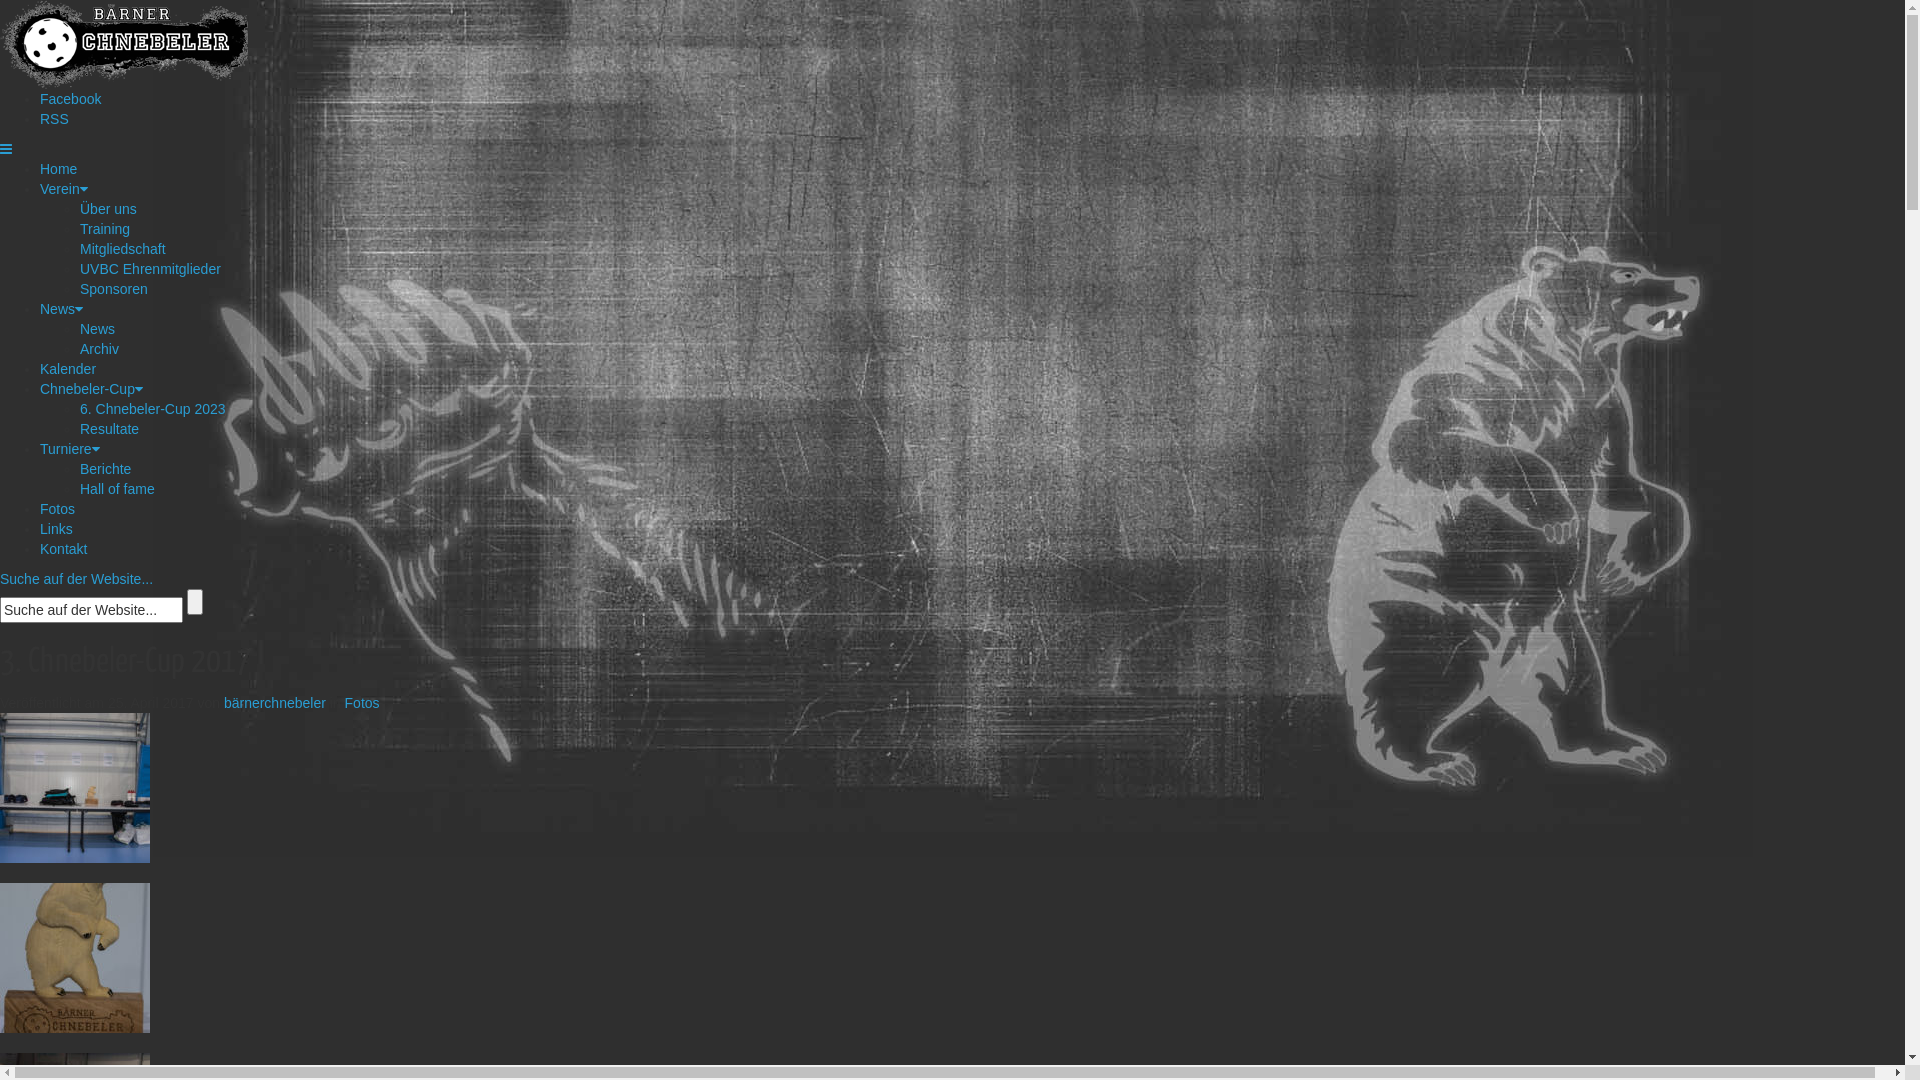  Describe the element at coordinates (80, 347) in the screenshot. I see `'Archiv'` at that location.